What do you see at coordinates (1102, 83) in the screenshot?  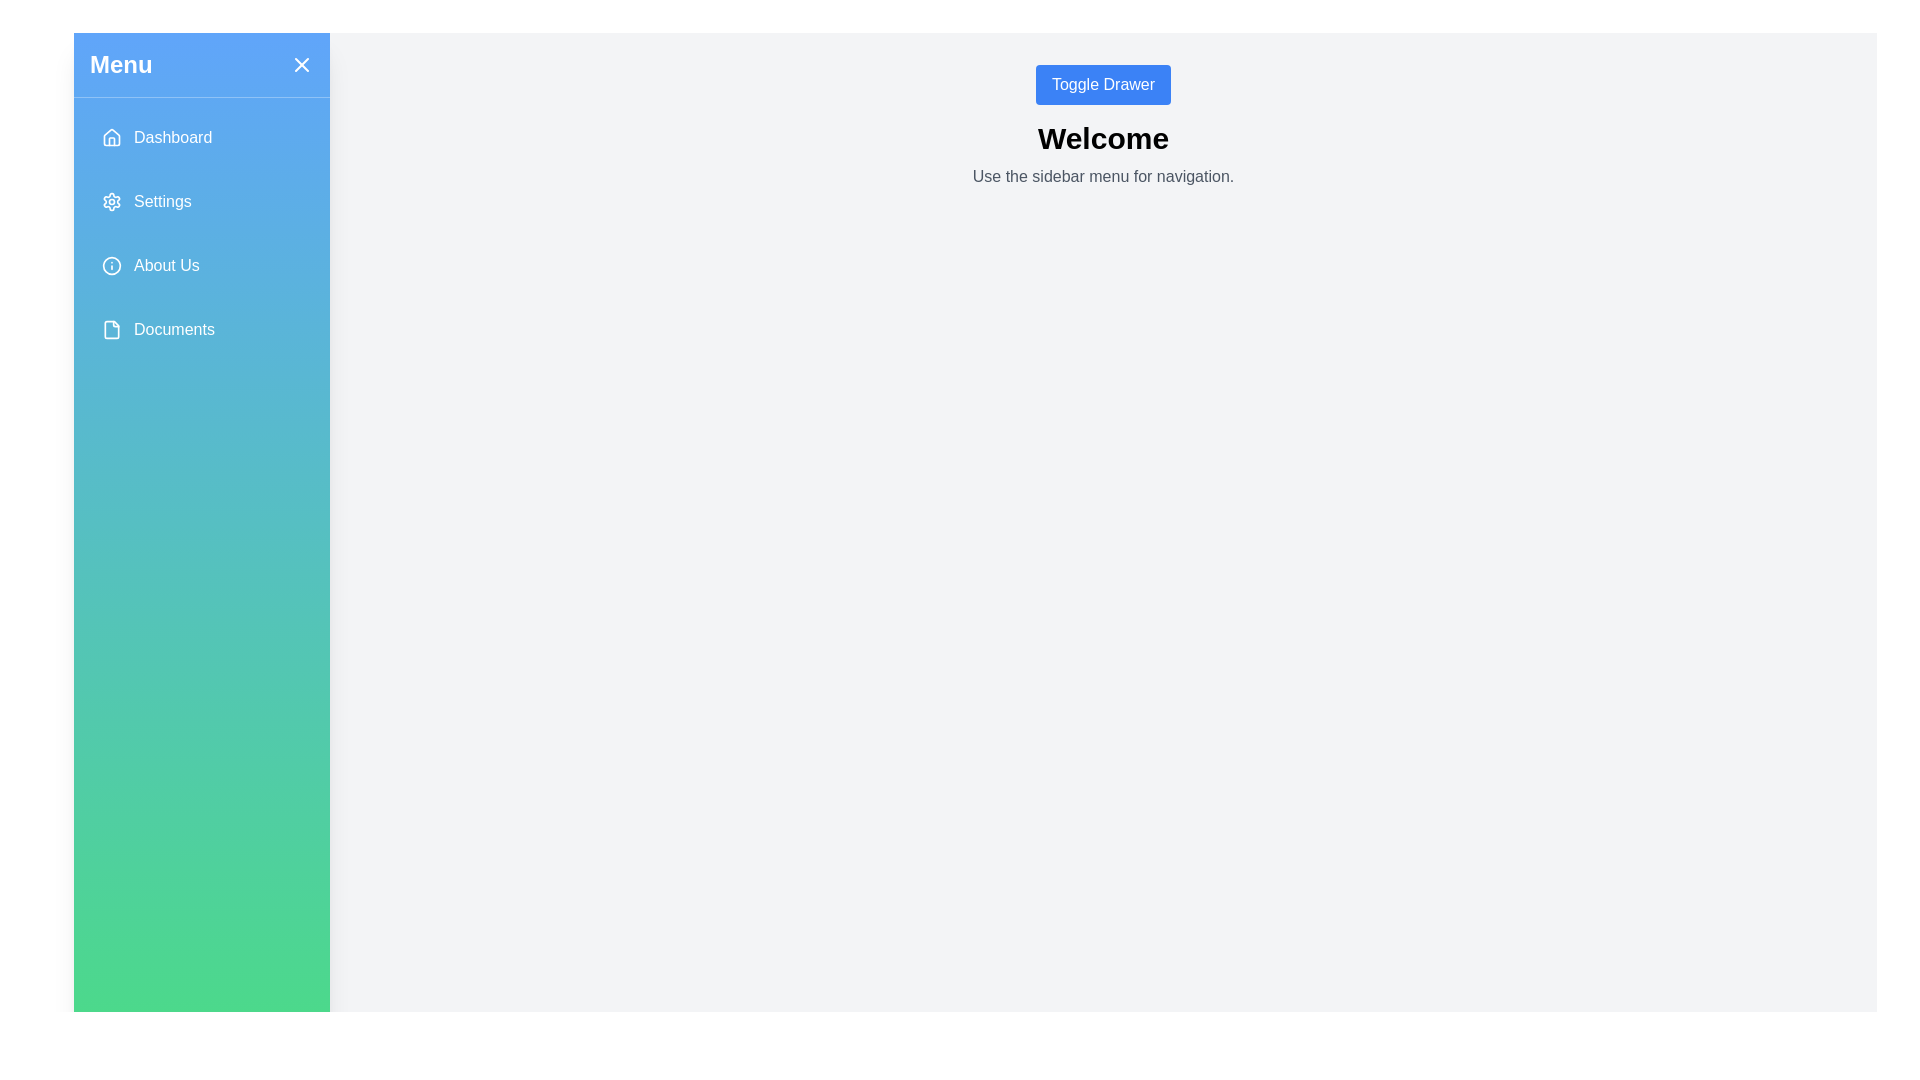 I see `the 'Toggle Drawer' button to toggle the drawer's visibility` at bounding box center [1102, 83].